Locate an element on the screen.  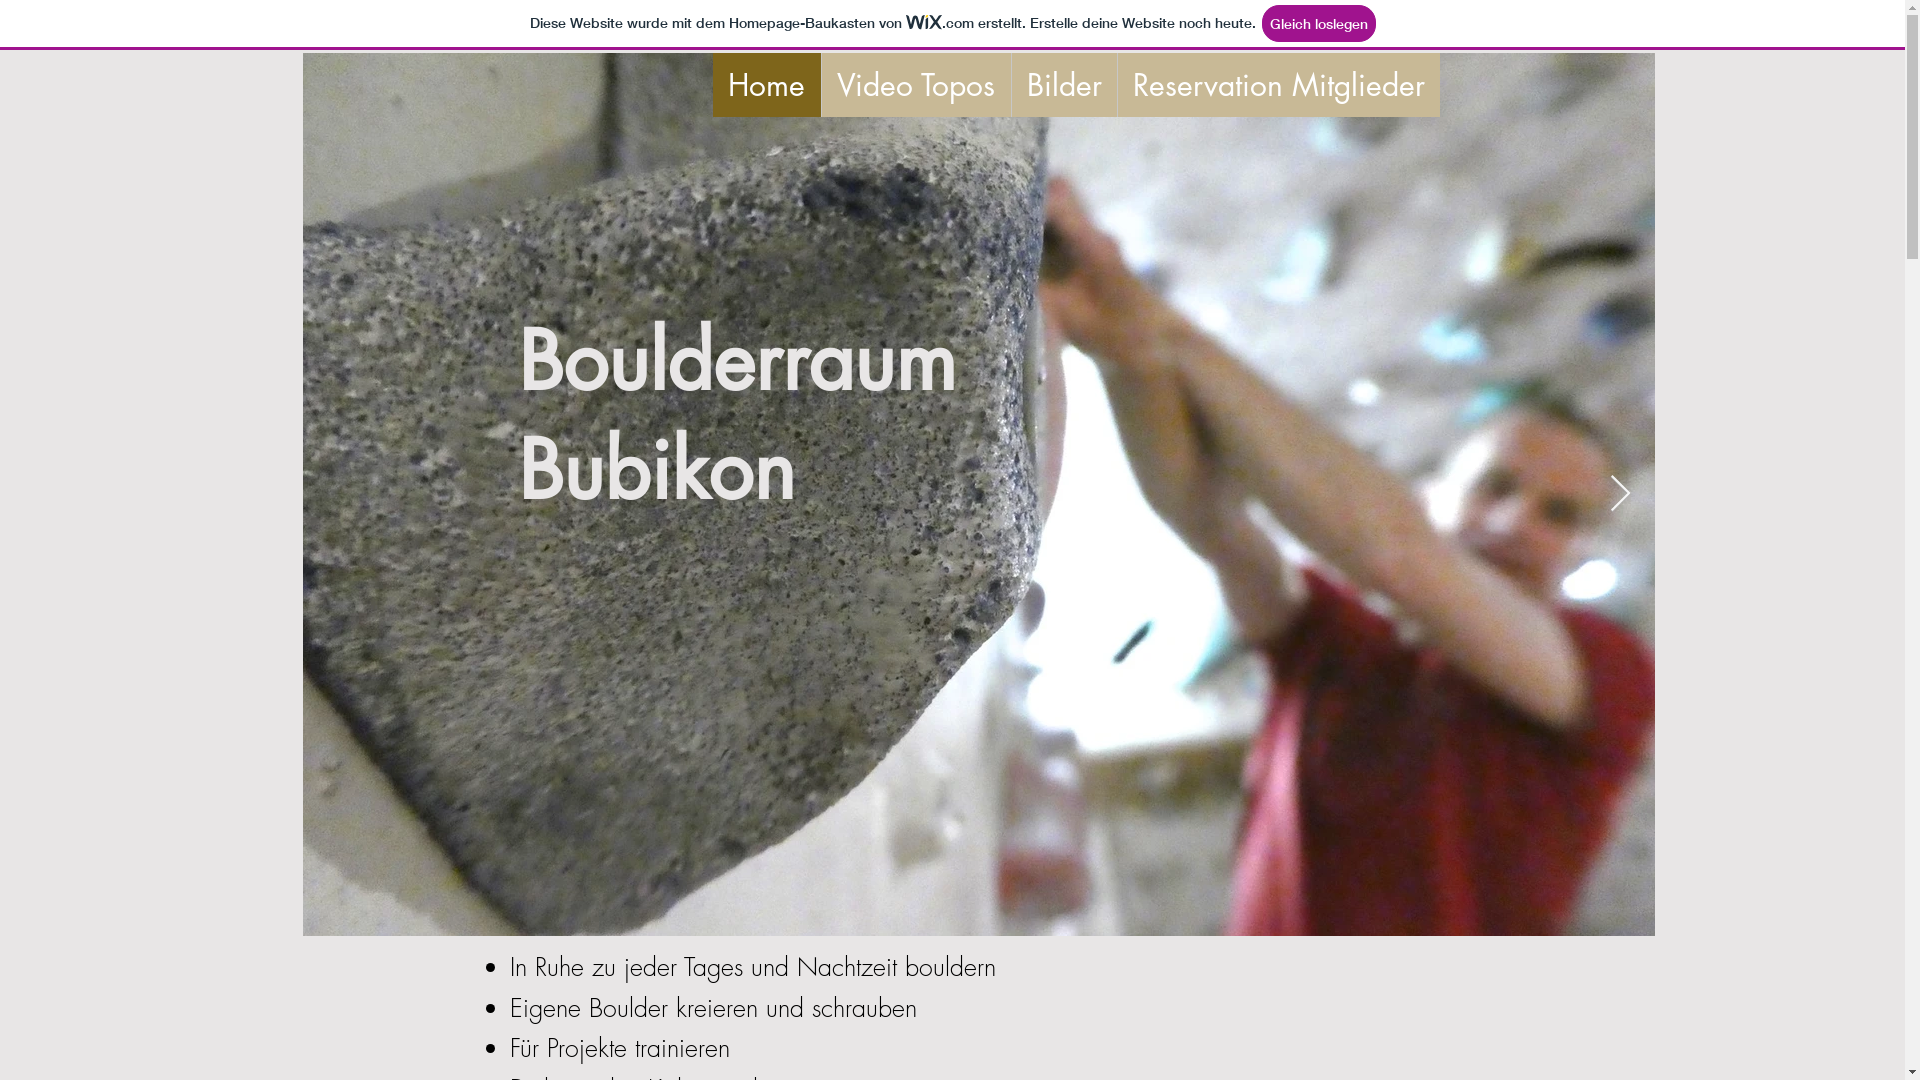
'Reservation Mitglieder' is located at coordinates (1115, 83).